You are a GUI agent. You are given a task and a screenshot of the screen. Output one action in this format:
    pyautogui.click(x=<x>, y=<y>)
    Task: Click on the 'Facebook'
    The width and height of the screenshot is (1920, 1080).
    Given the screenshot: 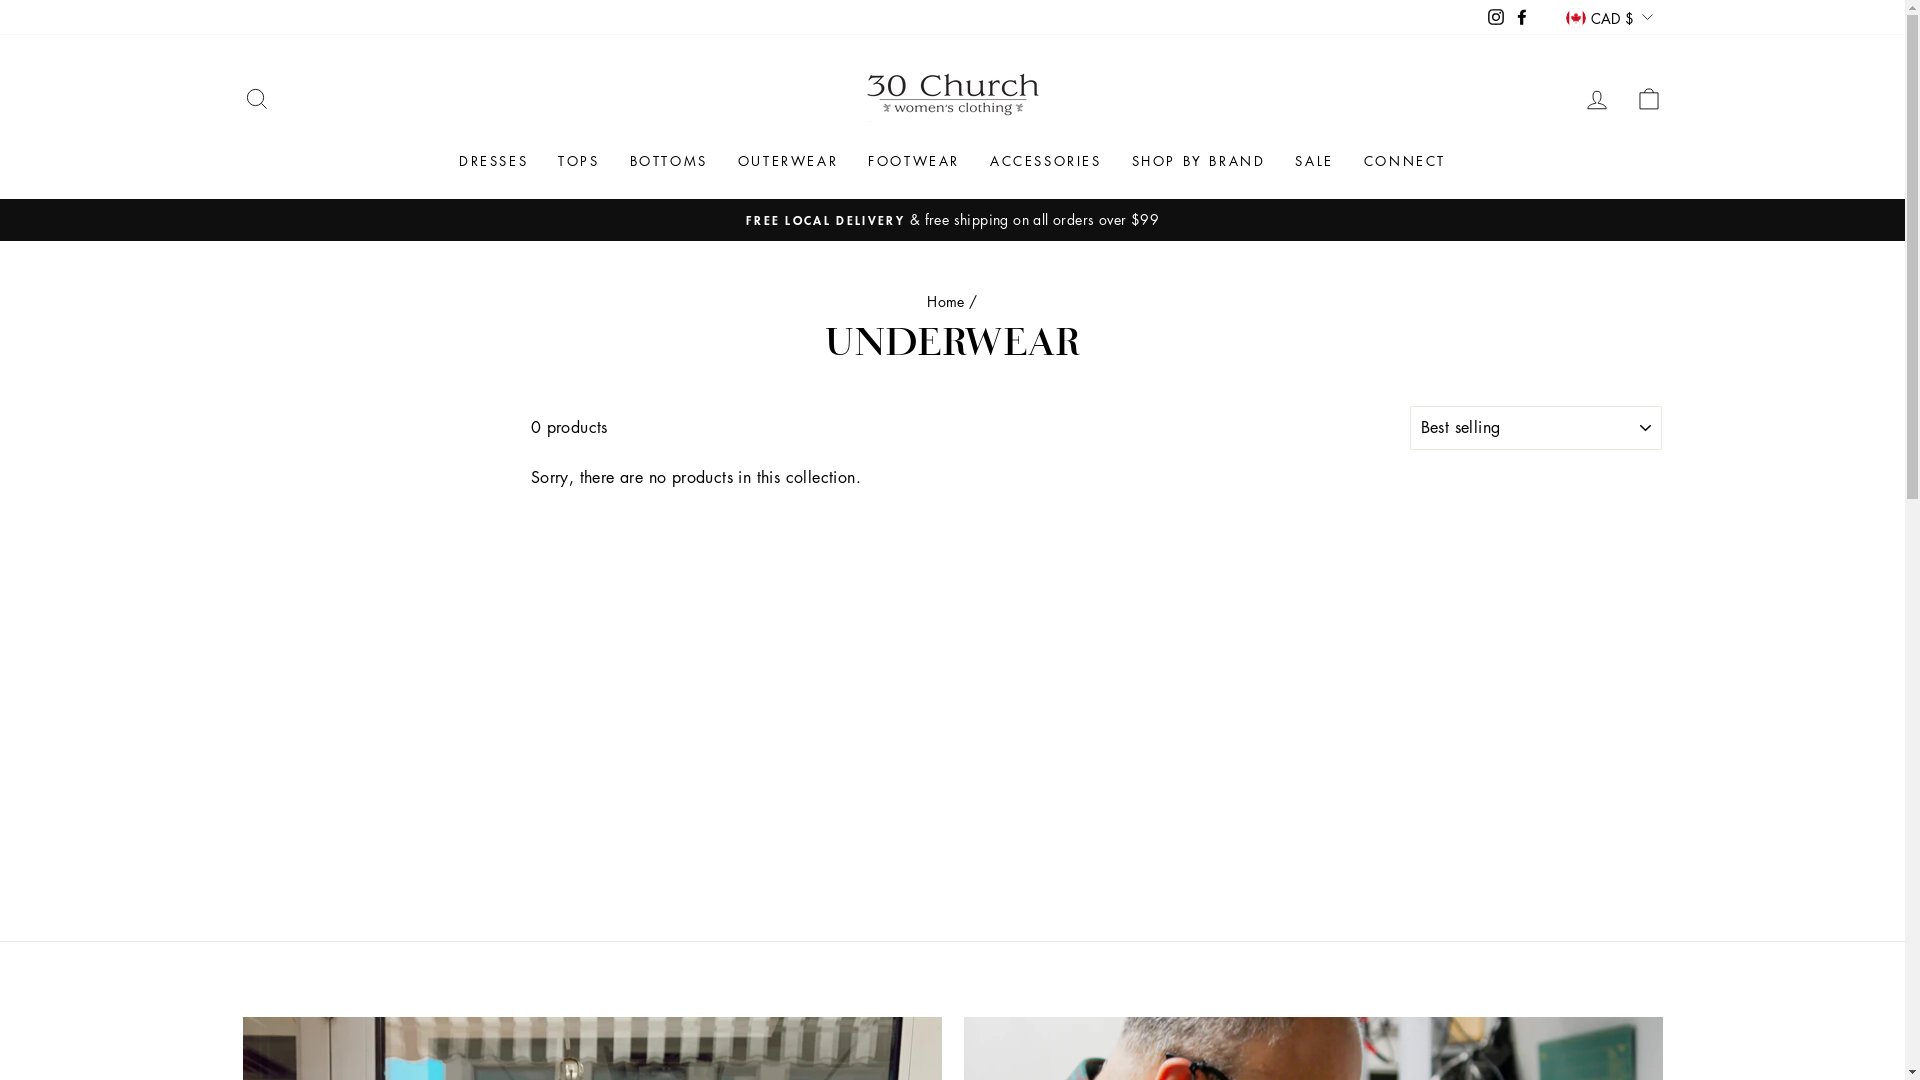 What is the action you would take?
    pyautogui.click(x=1520, y=16)
    